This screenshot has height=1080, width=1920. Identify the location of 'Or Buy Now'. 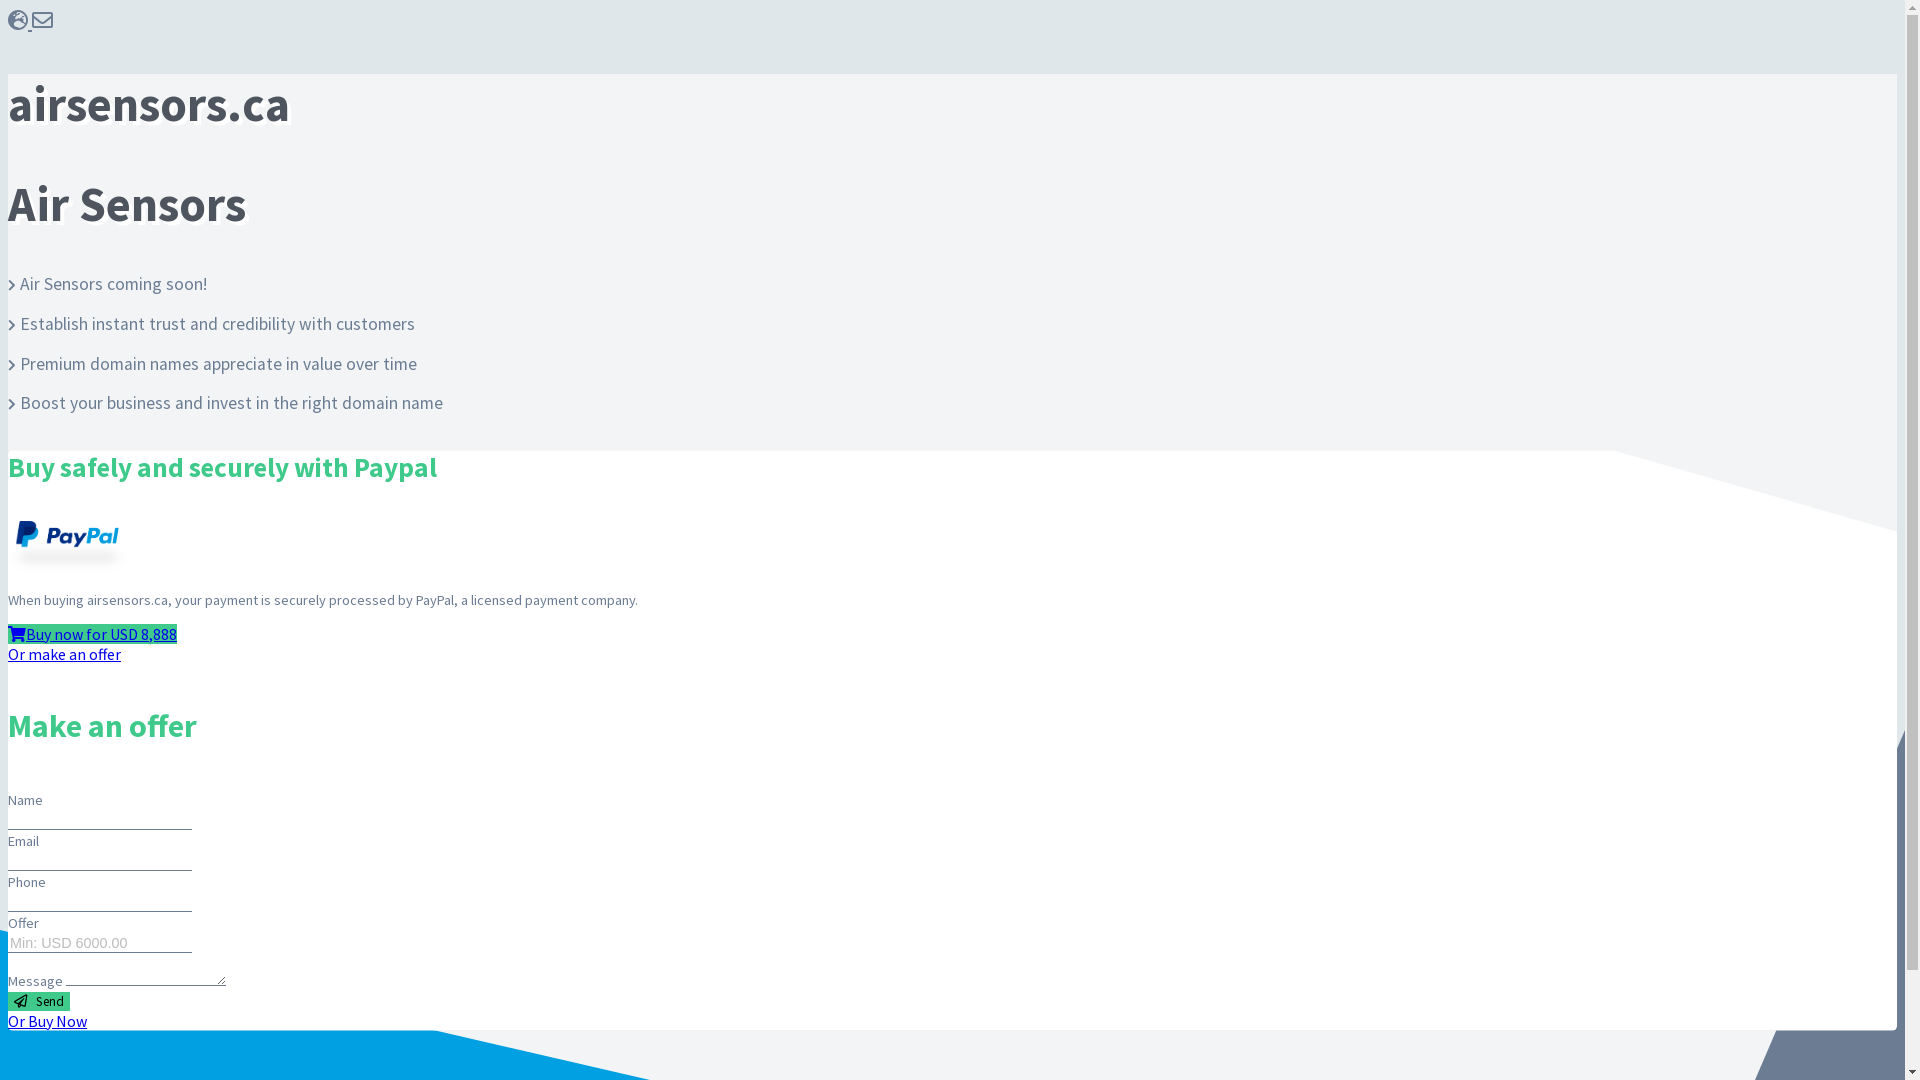
(8, 1021).